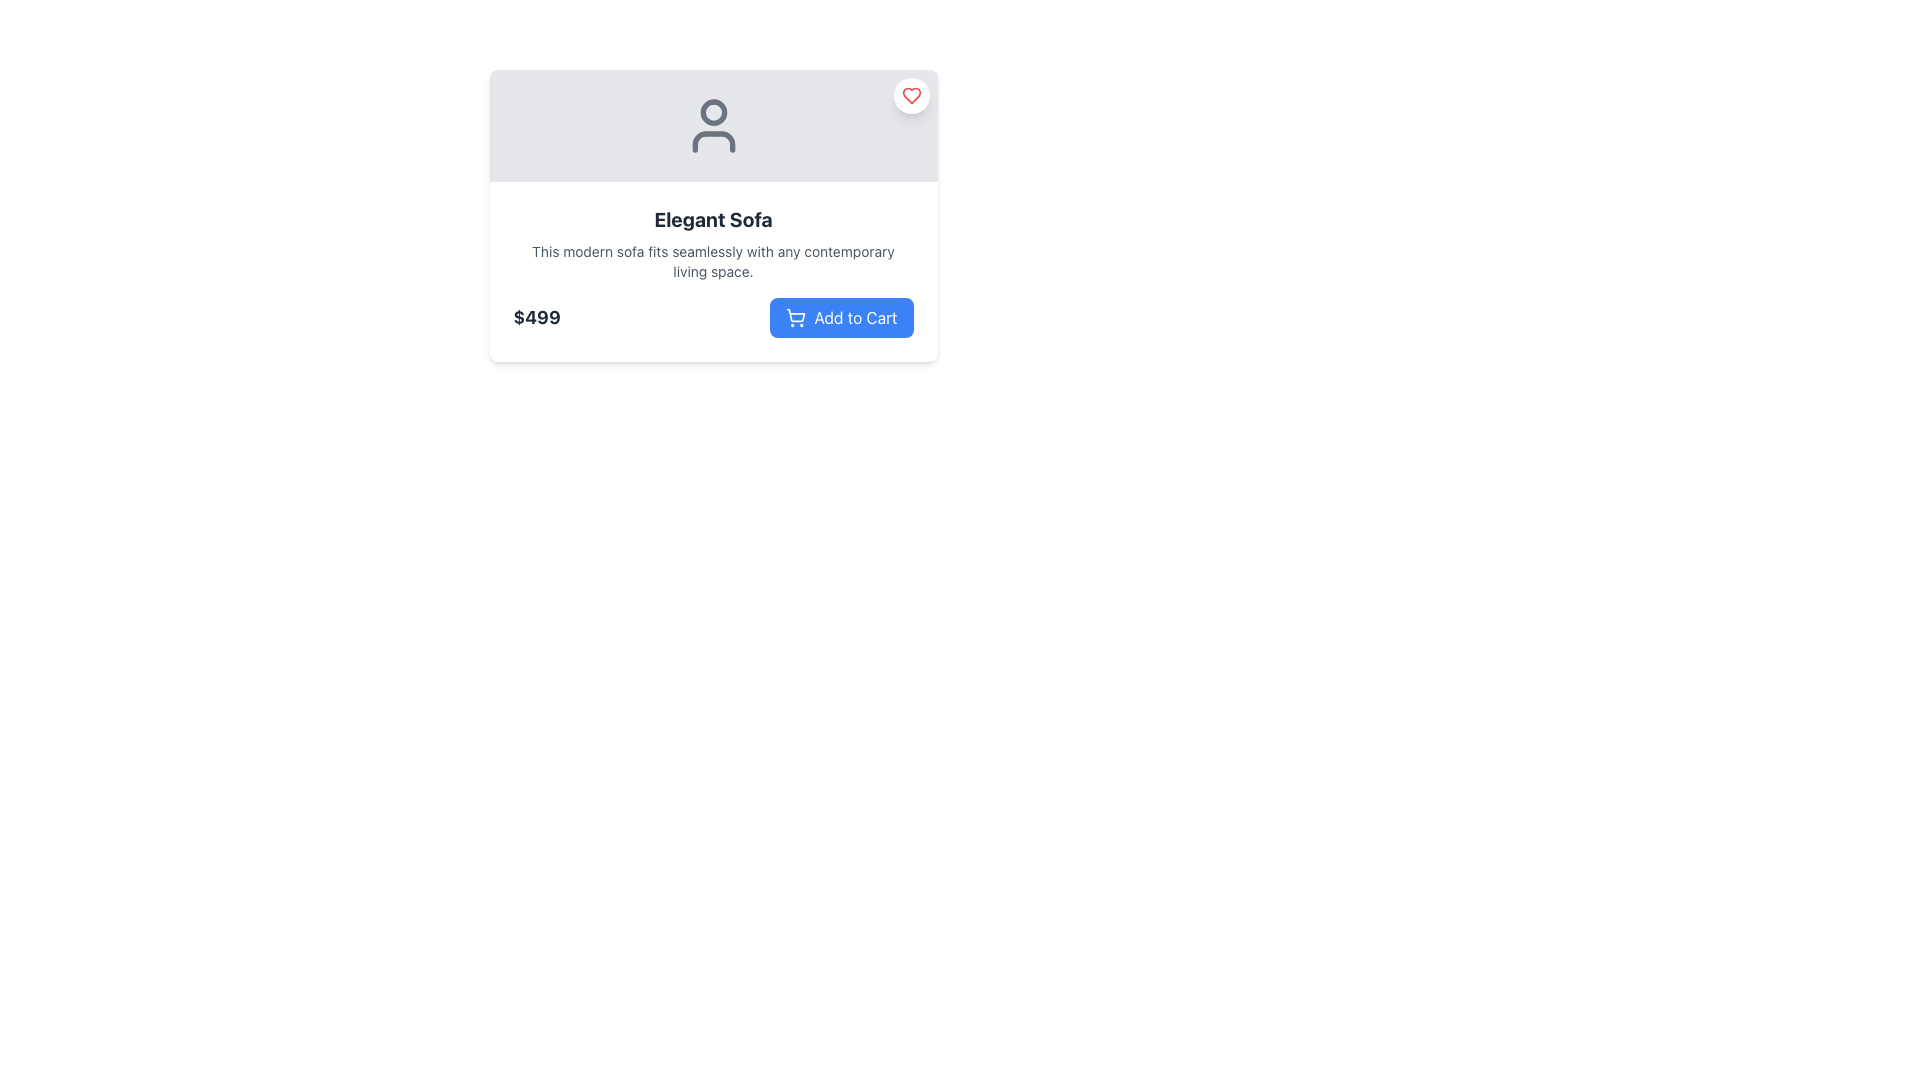 This screenshot has width=1920, height=1080. Describe the element at coordinates (910, 96) in the screenshot. I see `the heart-shaped icon representing a like or favorite action` at that location.